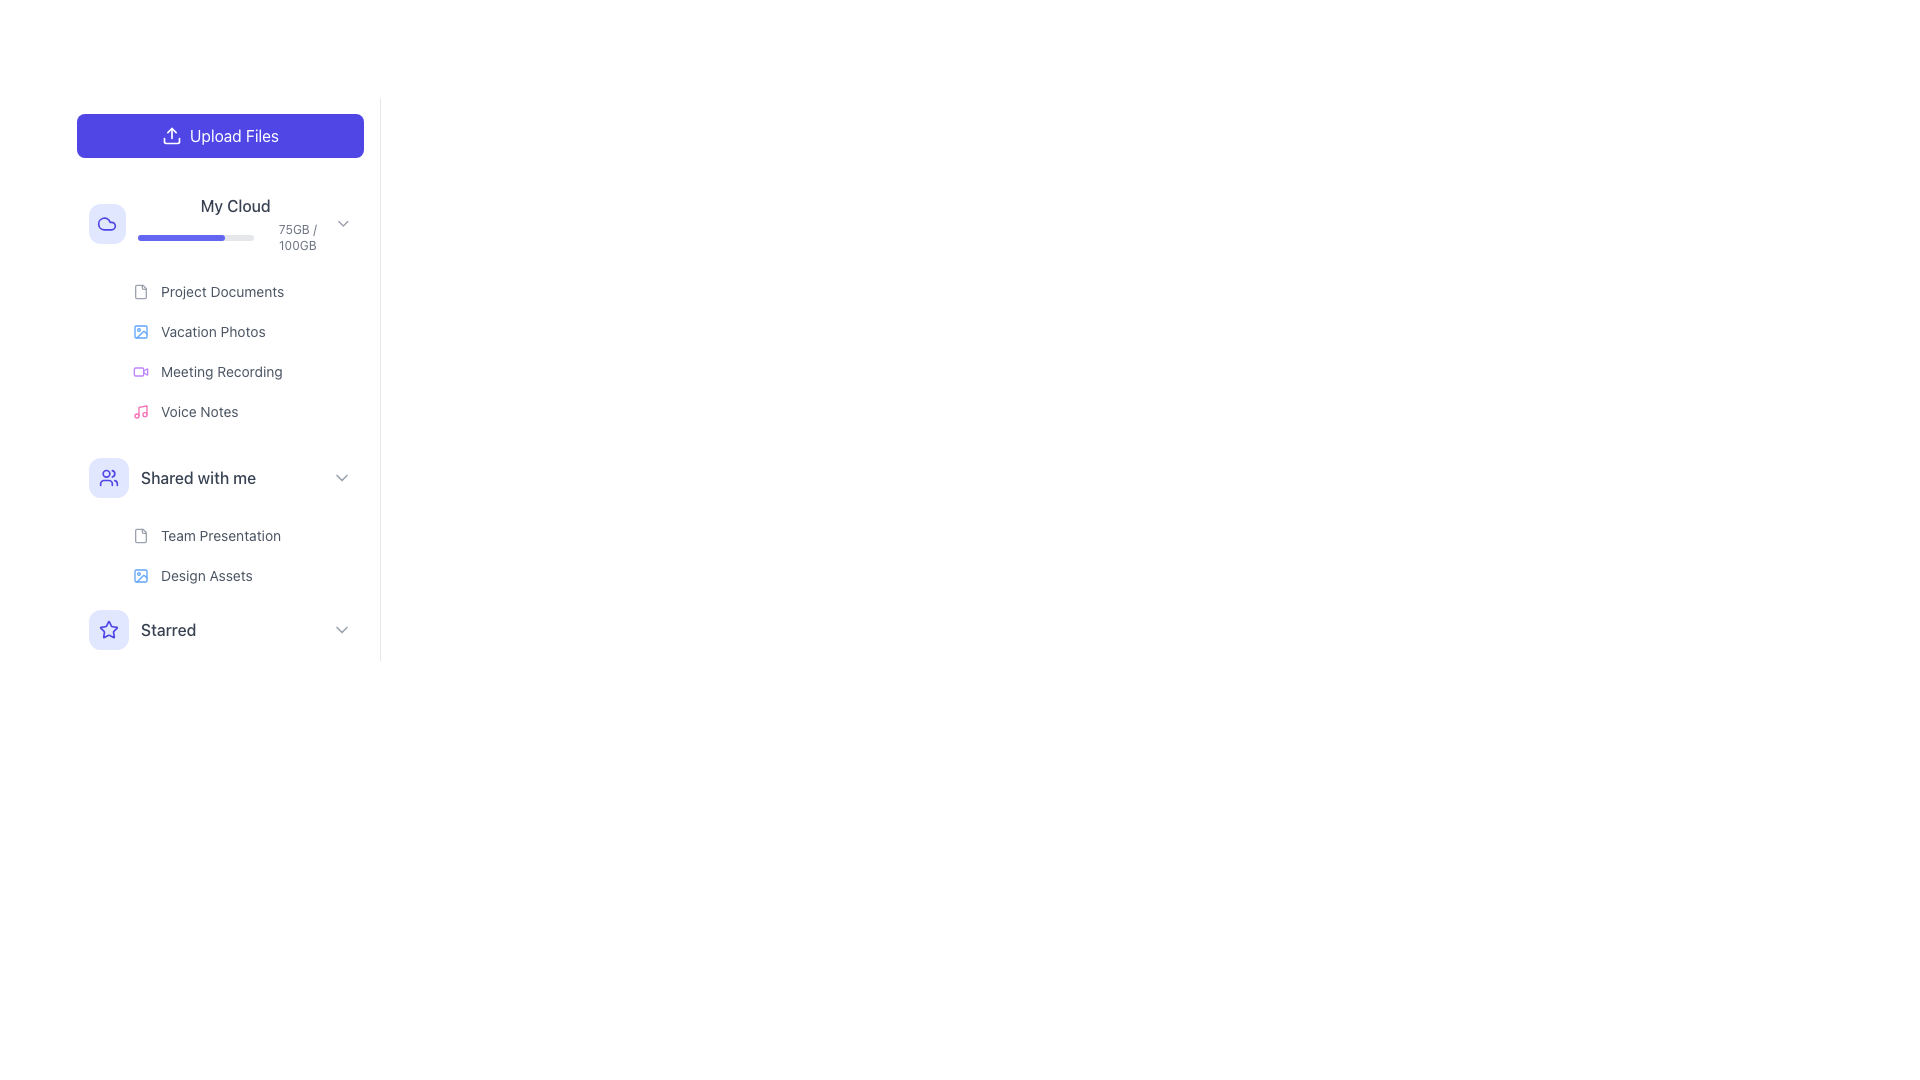 Image resolution: width=1920 pixels, height=1080 pixels. What do you see at coordinates (341, 478) in the screenshot?
I see `the Chevron icon located at the rightmost position of the 'Shared with me' menu item in the left sidebar` at bounding box center [341, 478].